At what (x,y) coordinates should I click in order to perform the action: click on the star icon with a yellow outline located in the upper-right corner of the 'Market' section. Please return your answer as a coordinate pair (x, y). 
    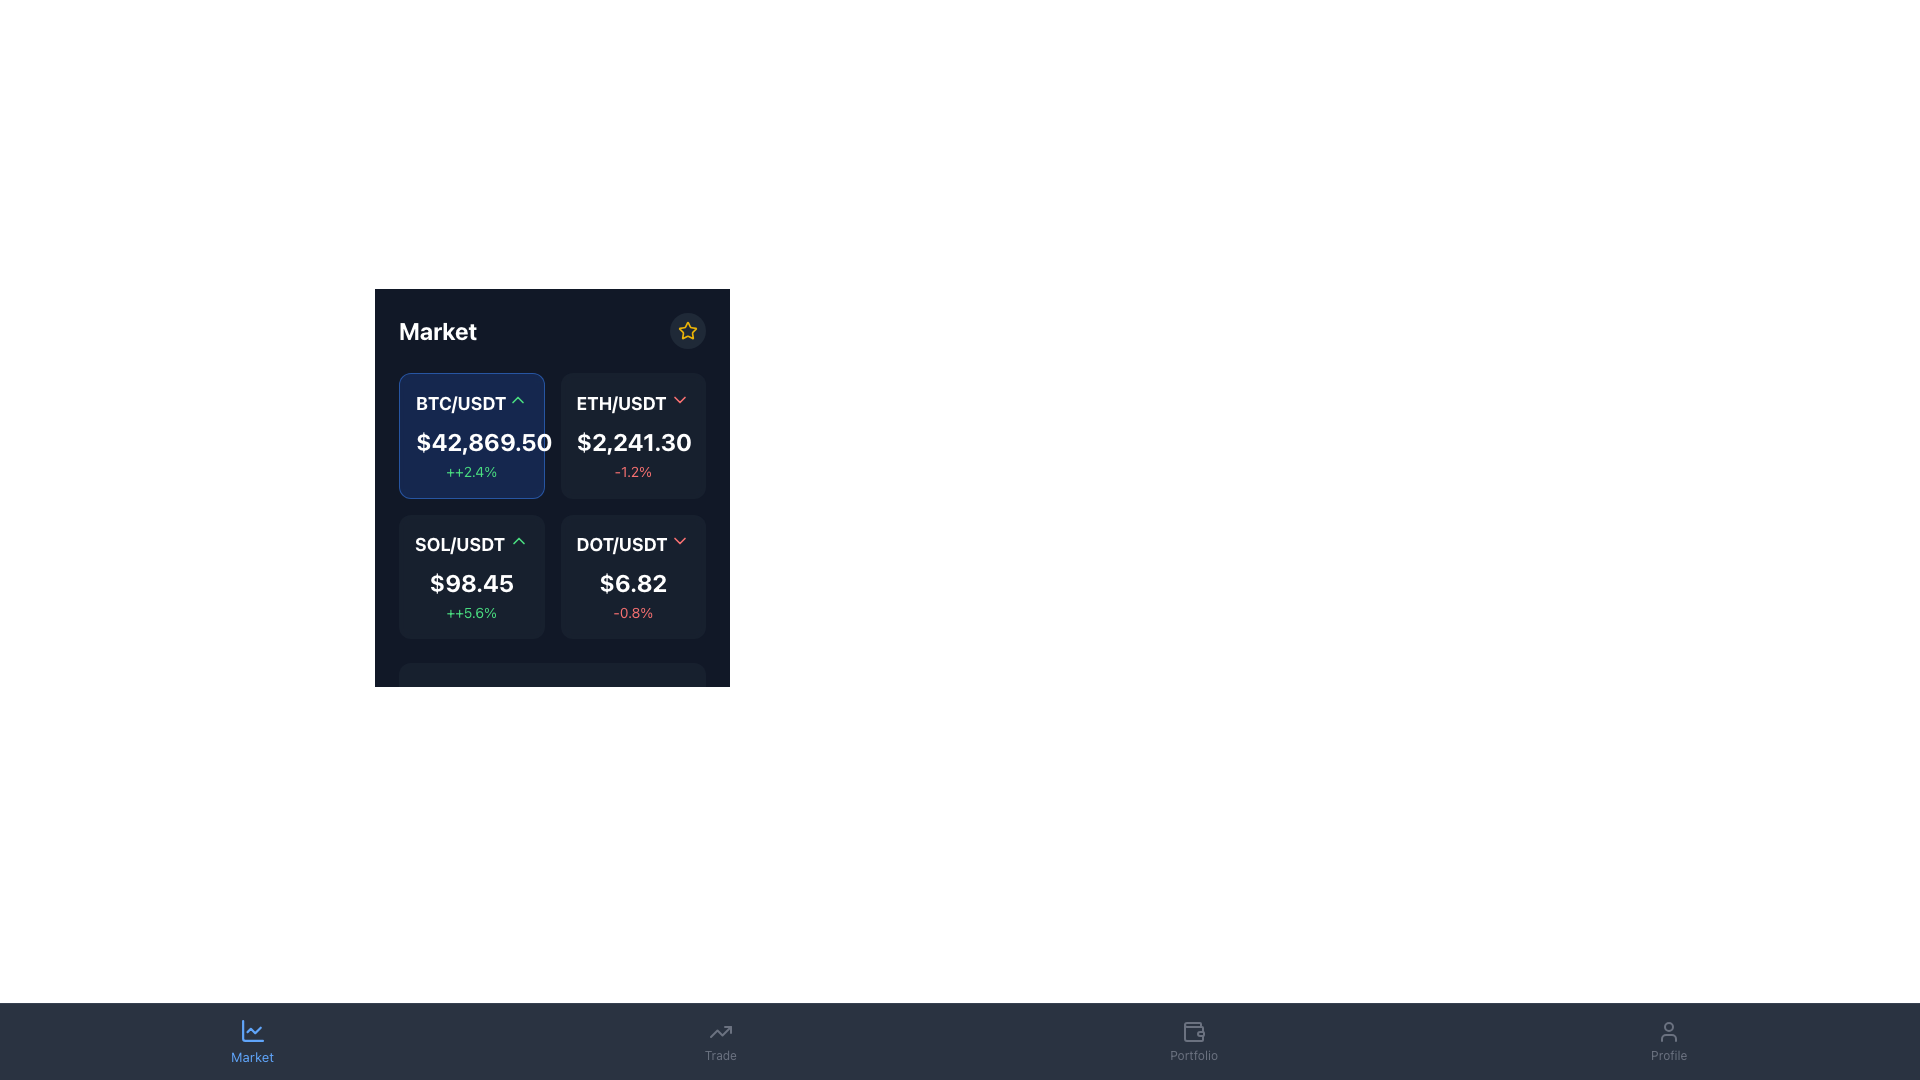
    Looking at the image, I should click on (687, 330).